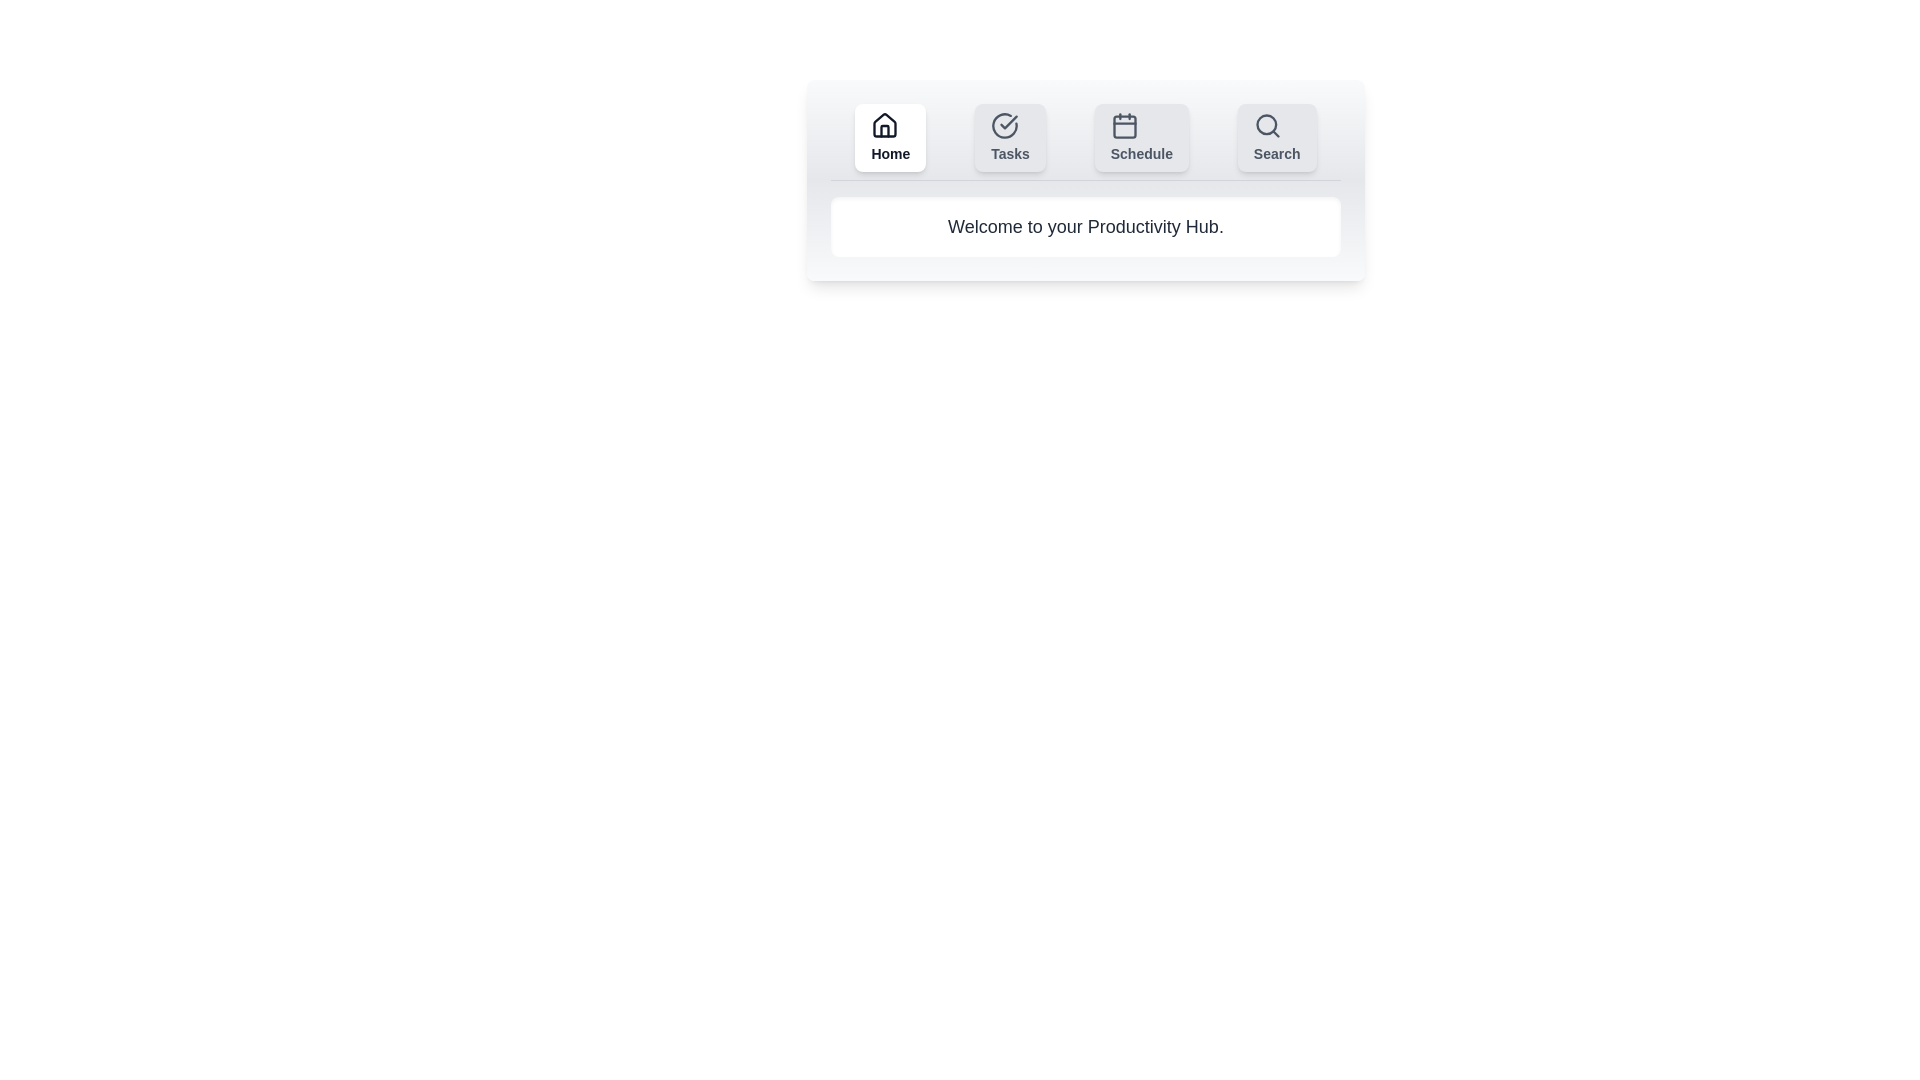 The image size is (1920, 1080). Describe the element at coordinates (889, 137) in the screenshot. I see `the Home tab by clicking its respective button` at that location.